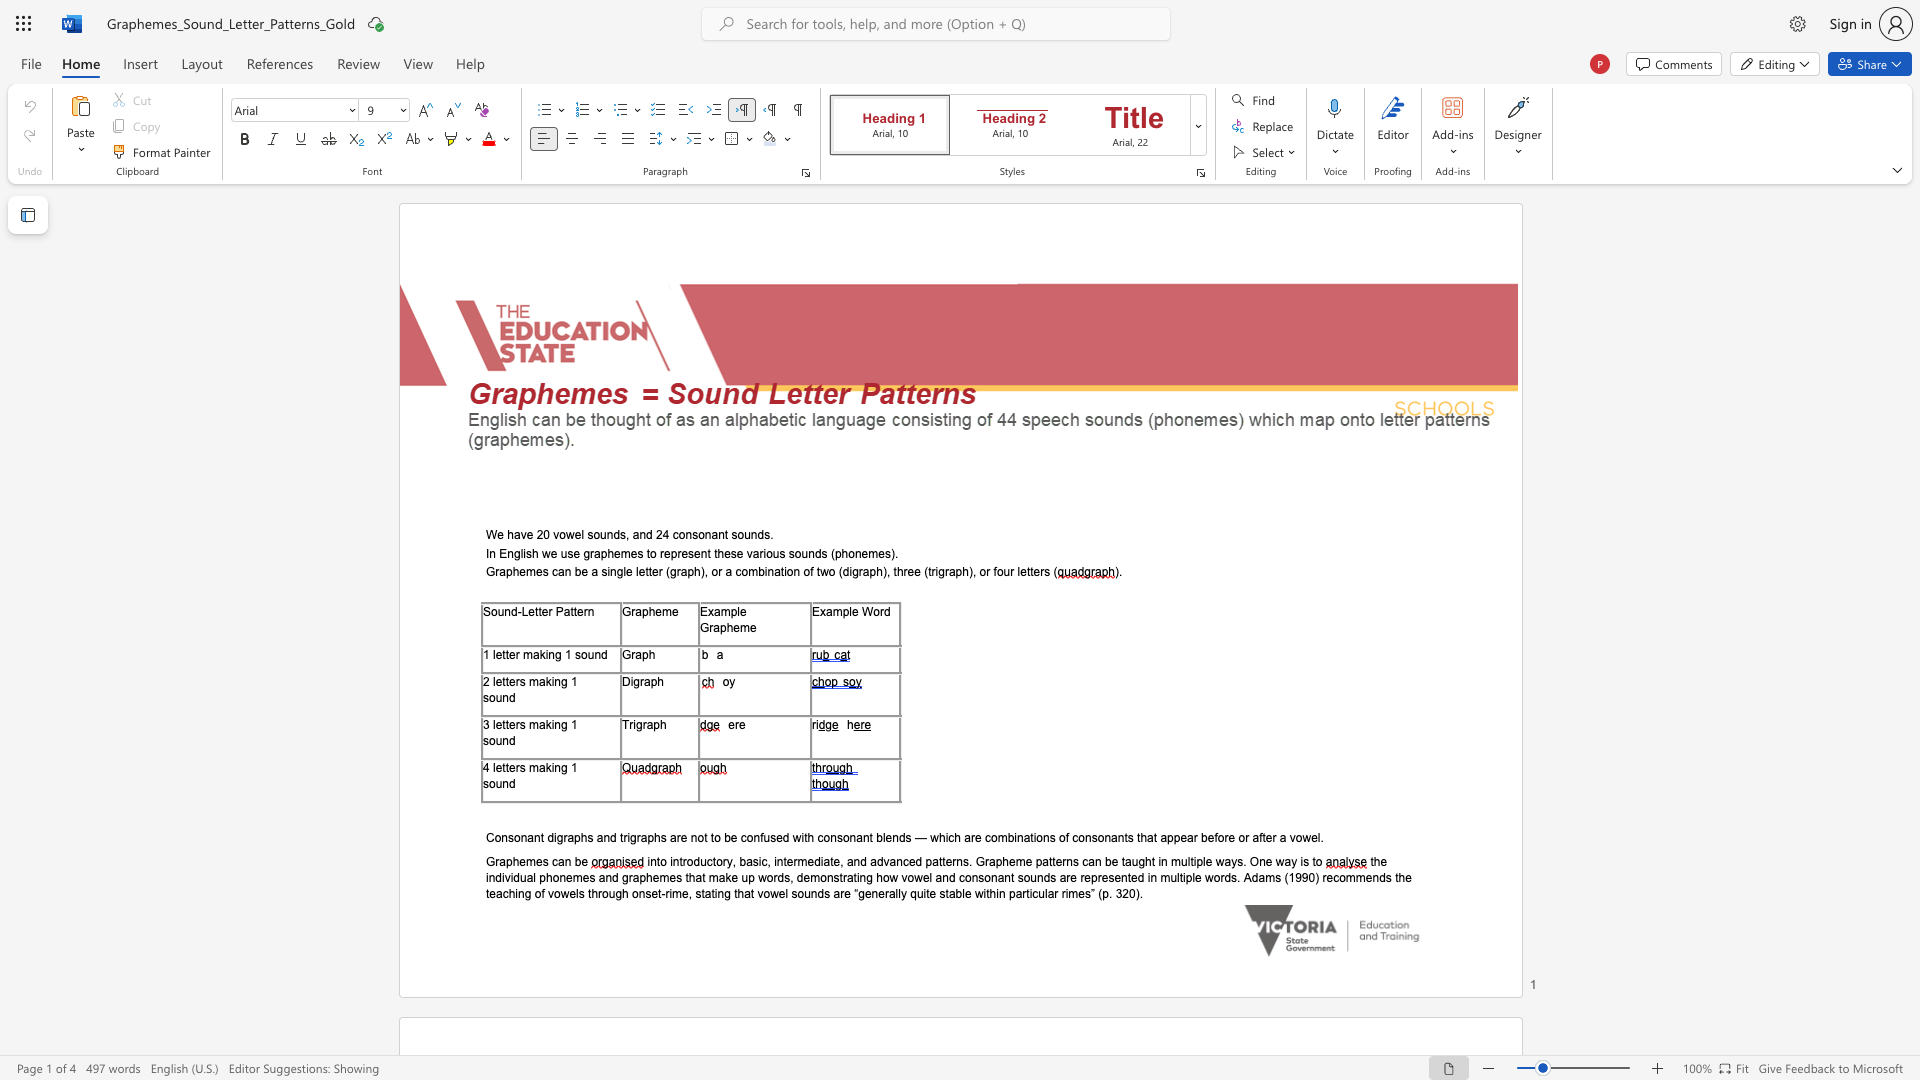 This screenshot has height=1080, width=1920. Describe the element at coordinates (811, 610) in the screenshot. I see `the subset text "Ex" within the text "Example Word"` at that location.